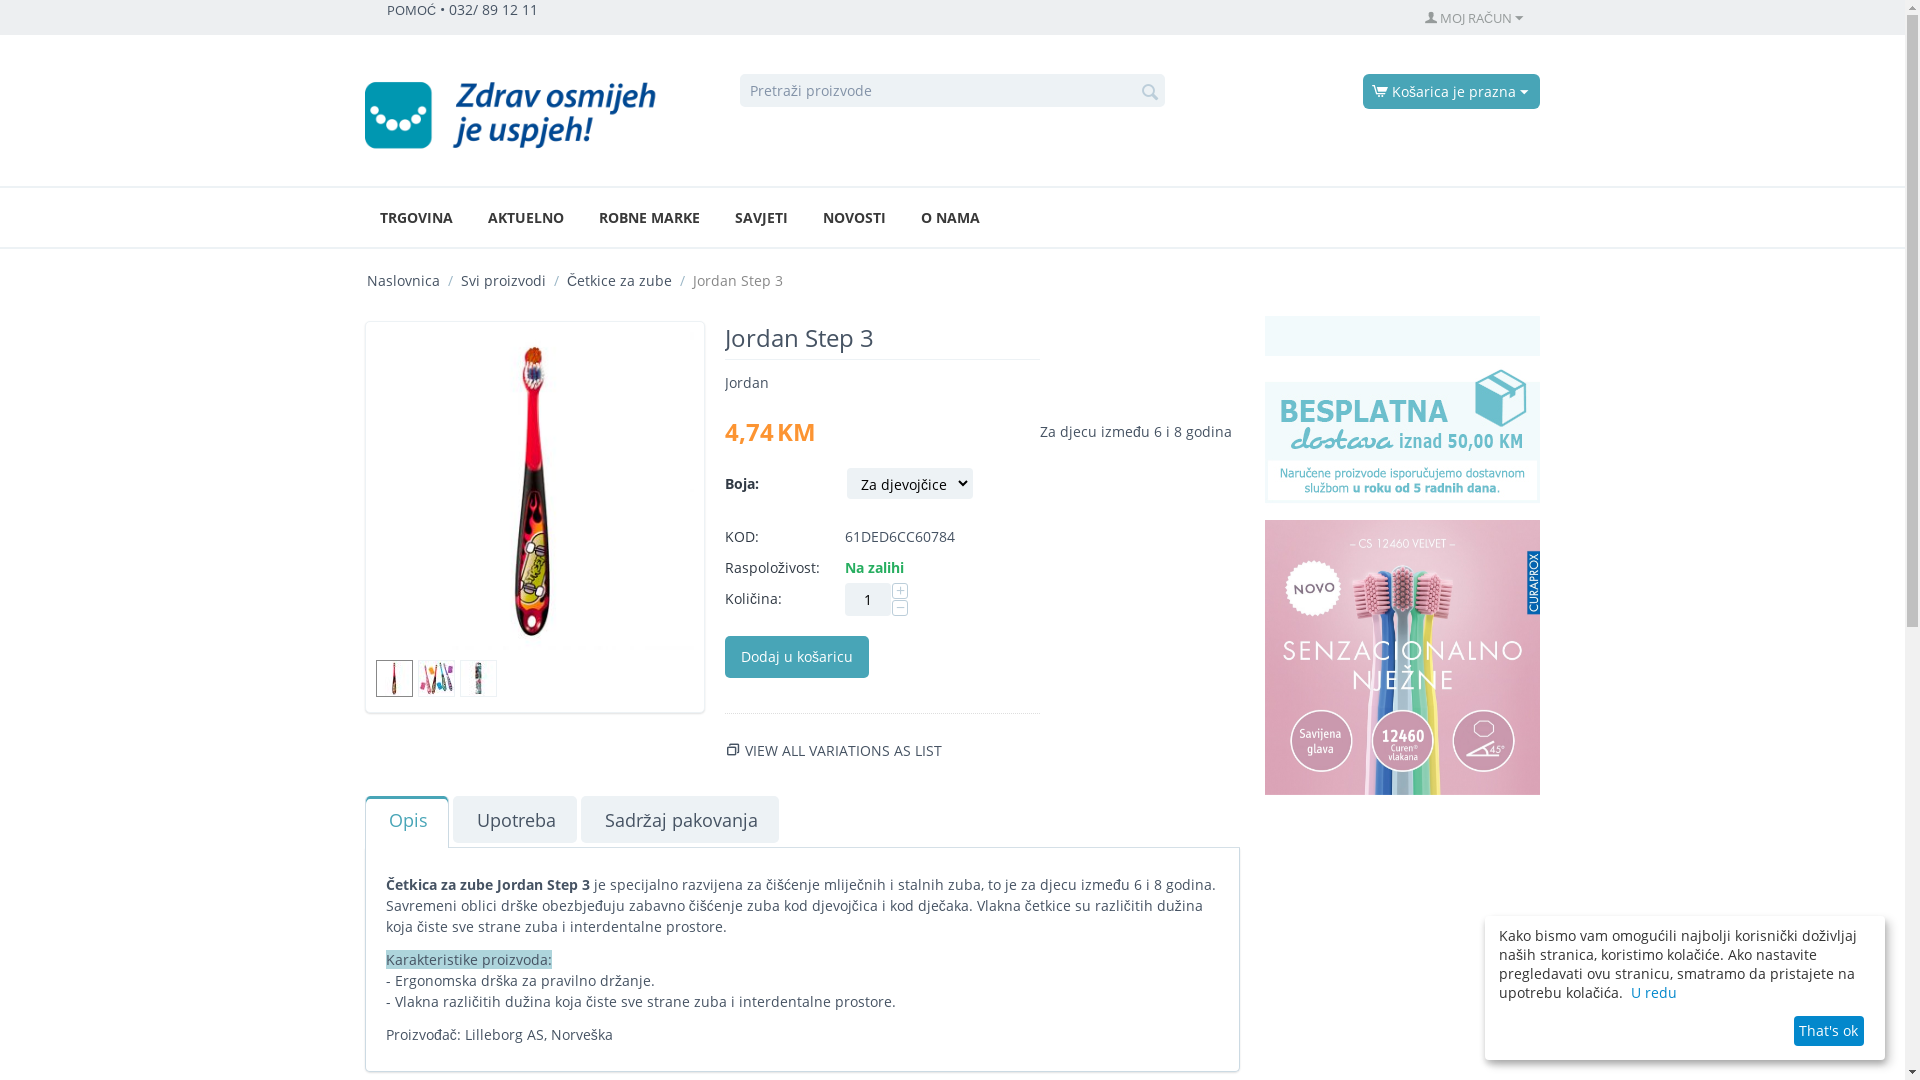 This screenshot has width=1920, height=1080. What do you see at coordinates (843, 750) in the screenshot?
I see `'VIEW ALL VARIATIONS AS LIST'` at bounding box center [843, 750].